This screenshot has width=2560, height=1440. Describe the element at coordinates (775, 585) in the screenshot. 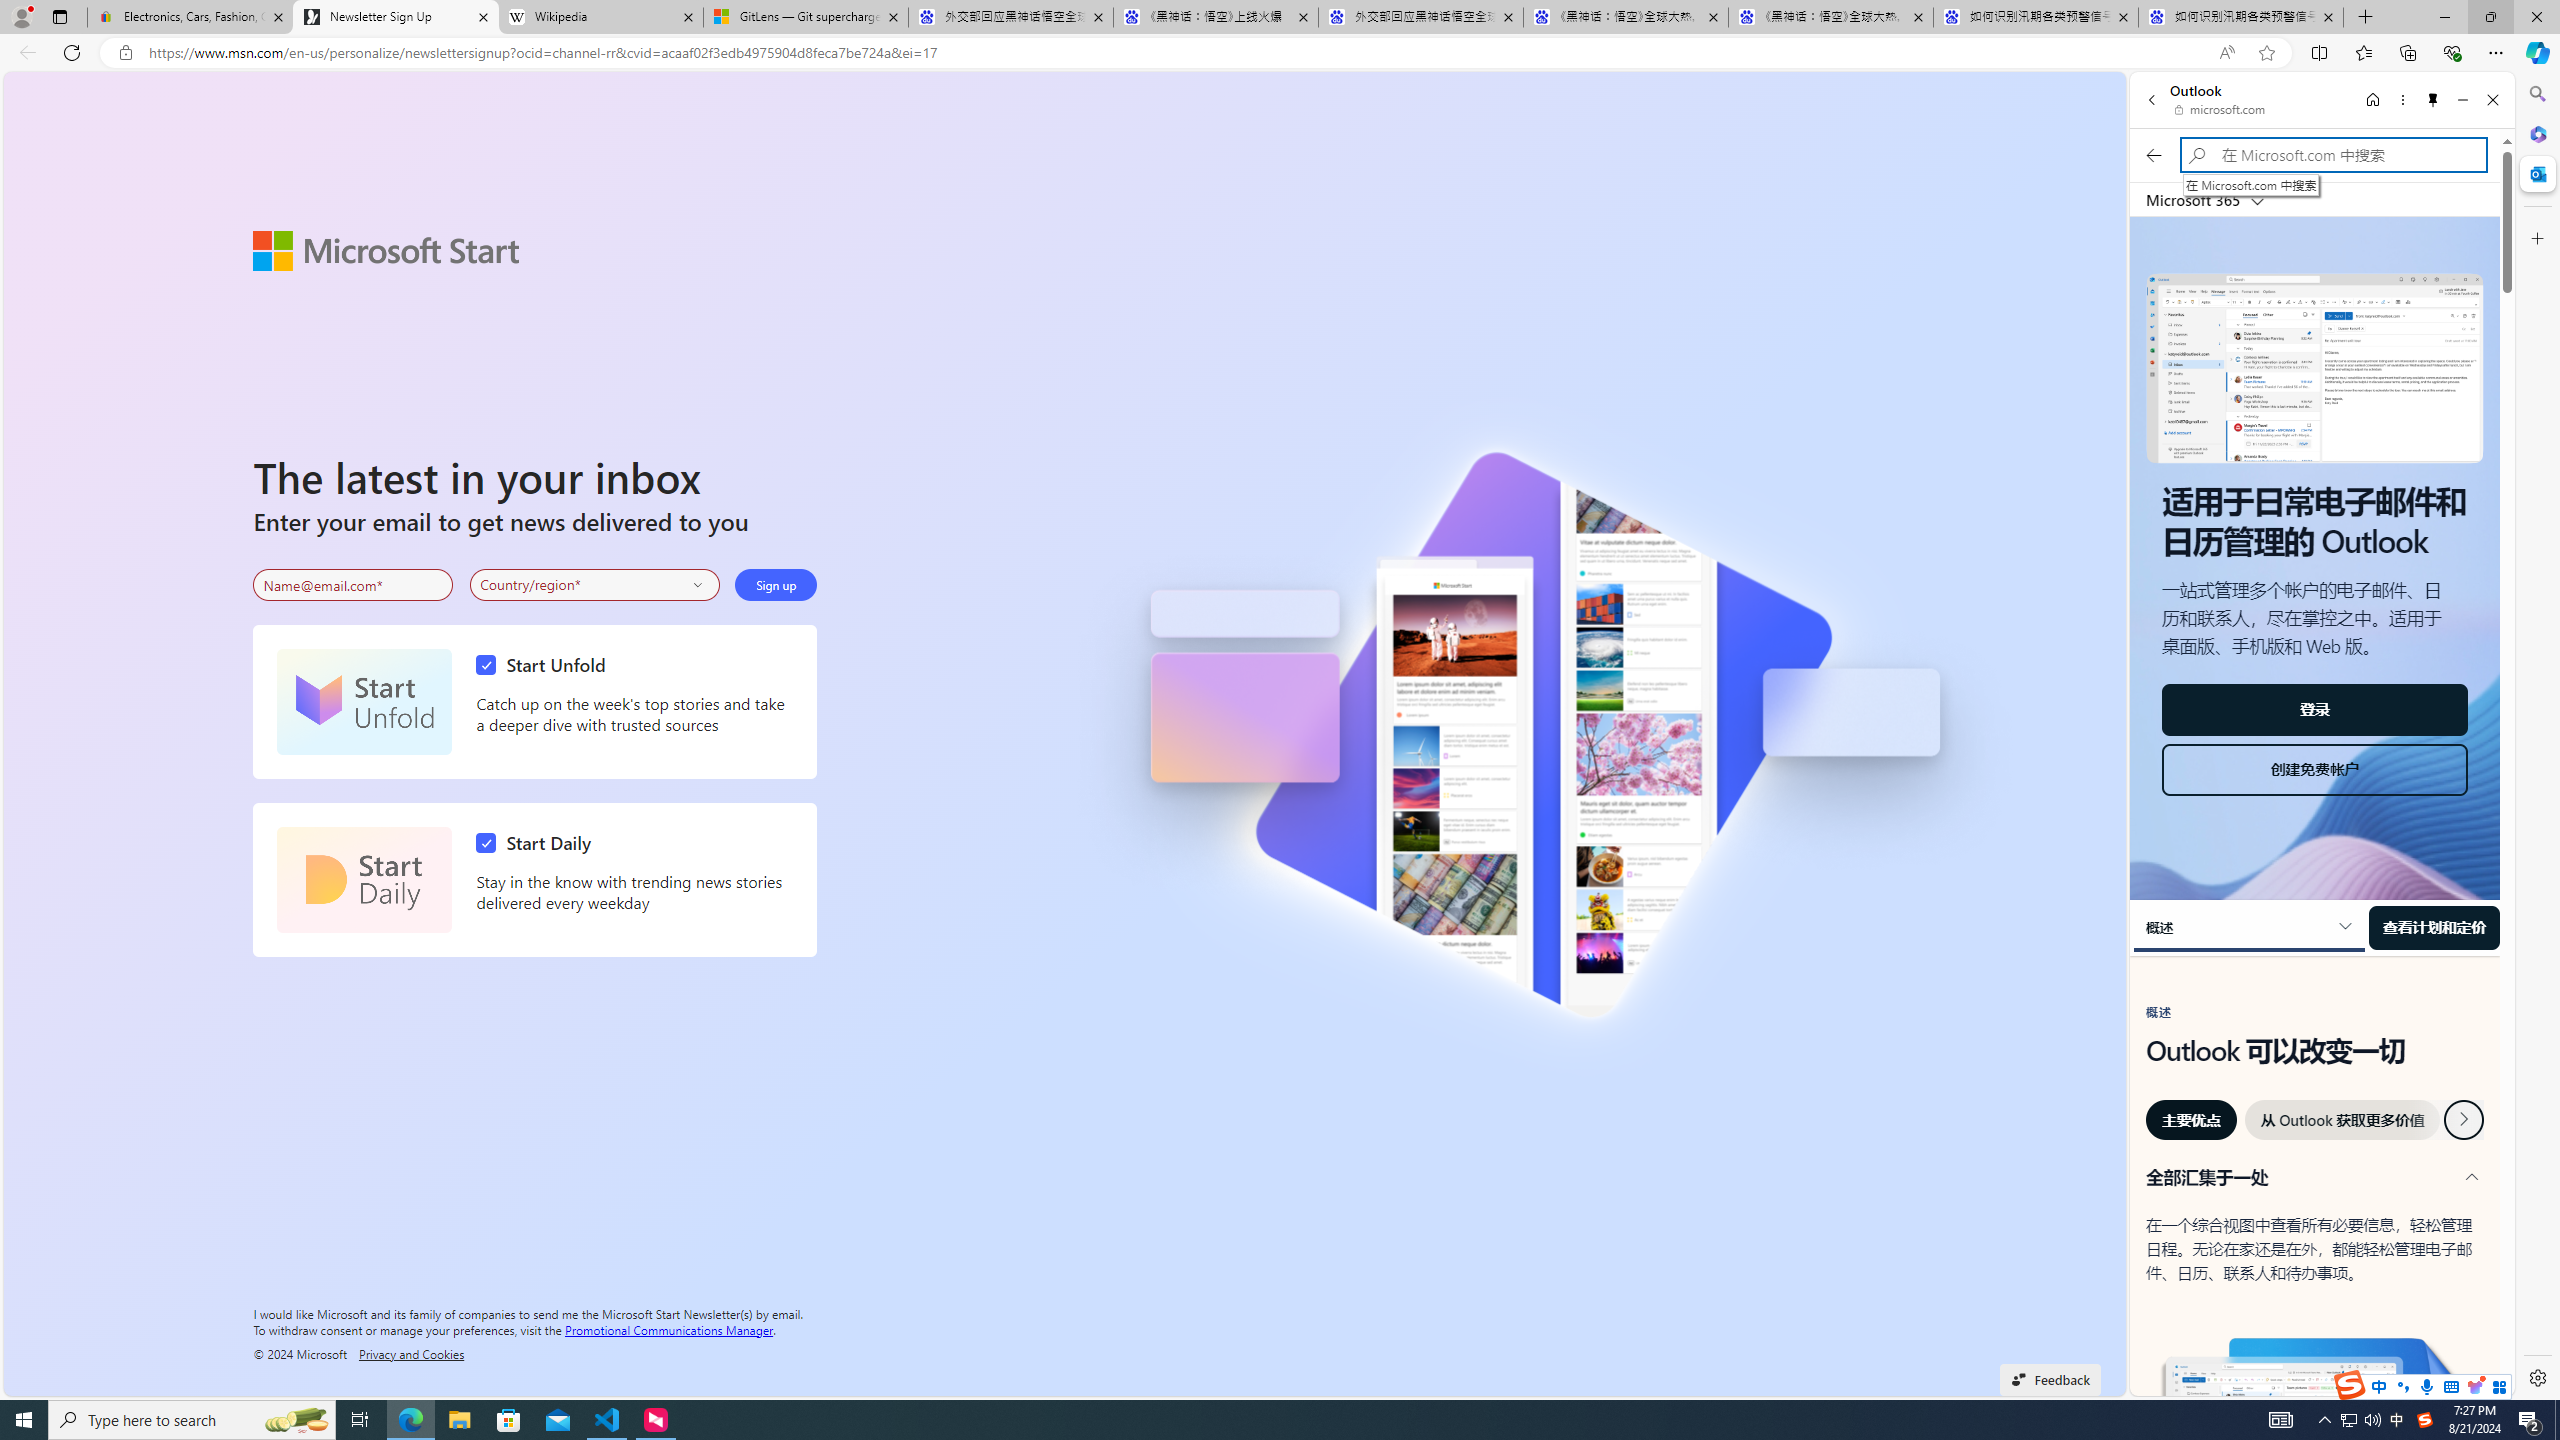

I see `'Sign up'` at that location.